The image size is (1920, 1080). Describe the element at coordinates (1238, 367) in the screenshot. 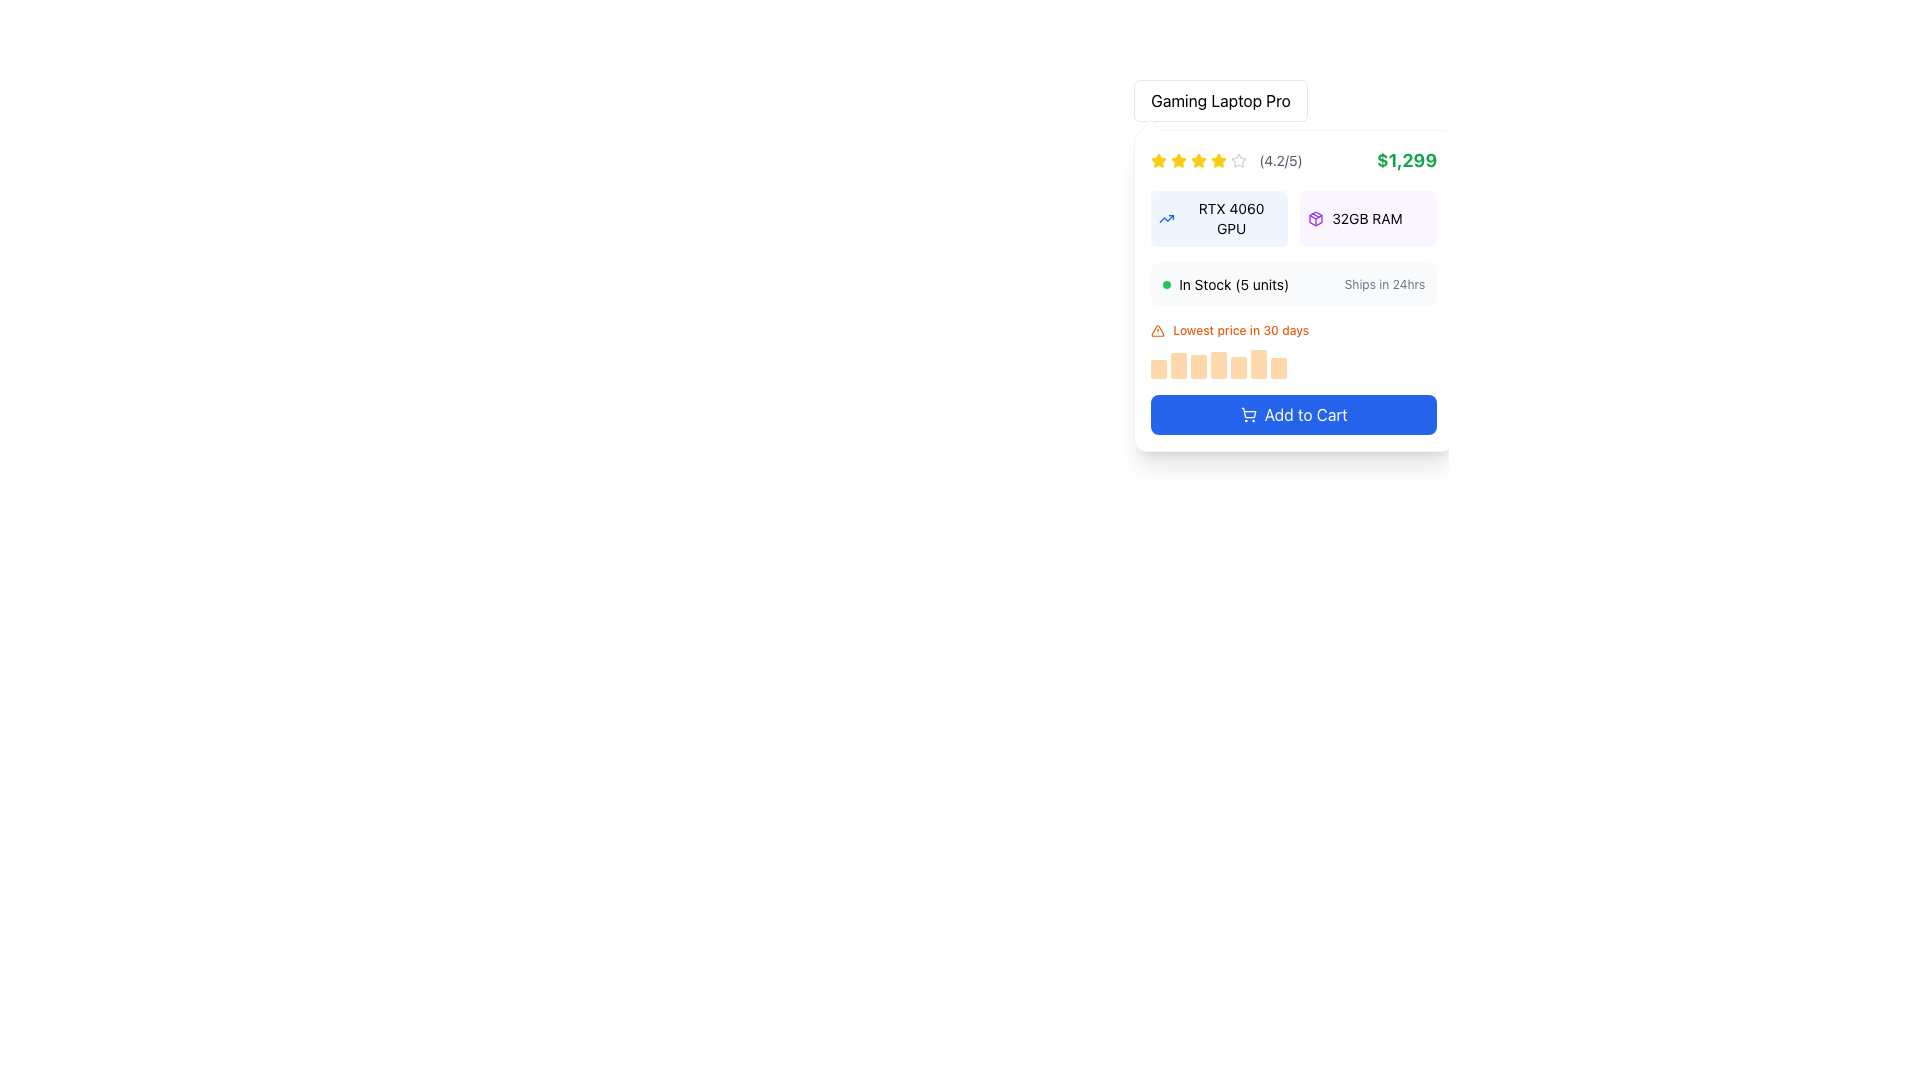

I see `the fifth bar in the sequence of seven bars that visually represents data underneath the text 'Lowest price in 30 days'` at that location.